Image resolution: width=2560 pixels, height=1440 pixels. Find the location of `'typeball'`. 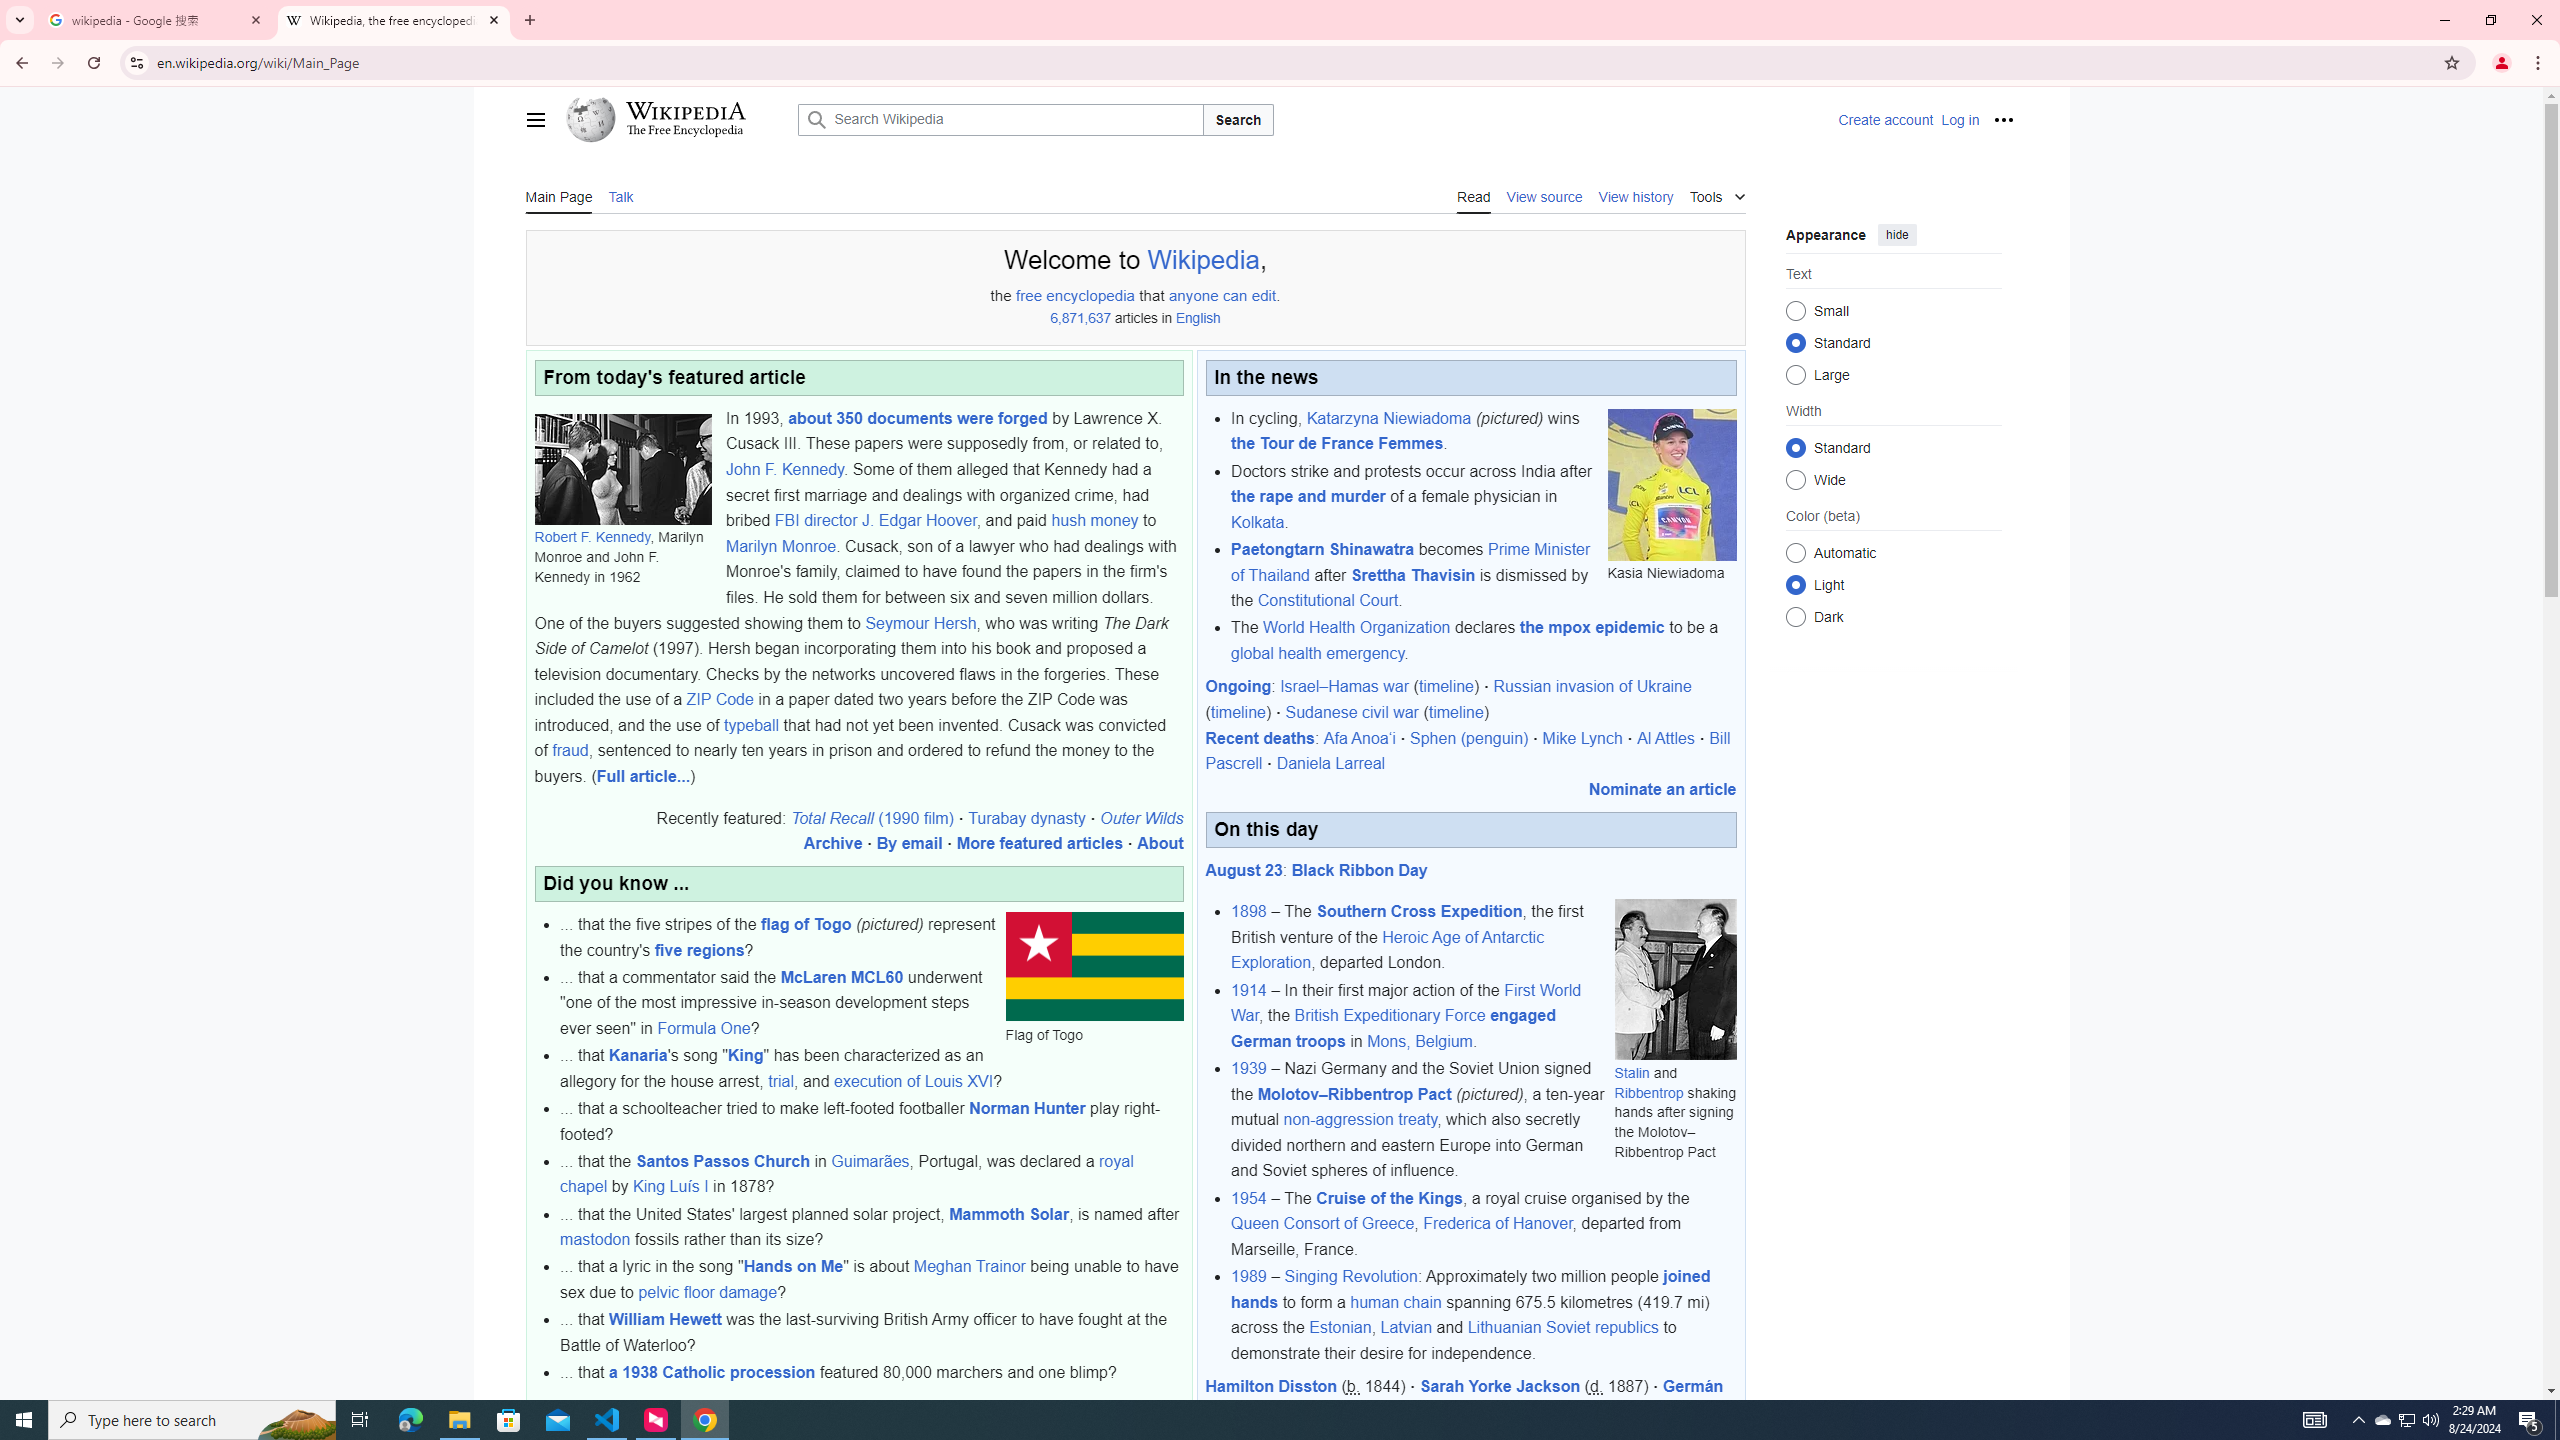

'typeball' is located at coordinates (750, 724).